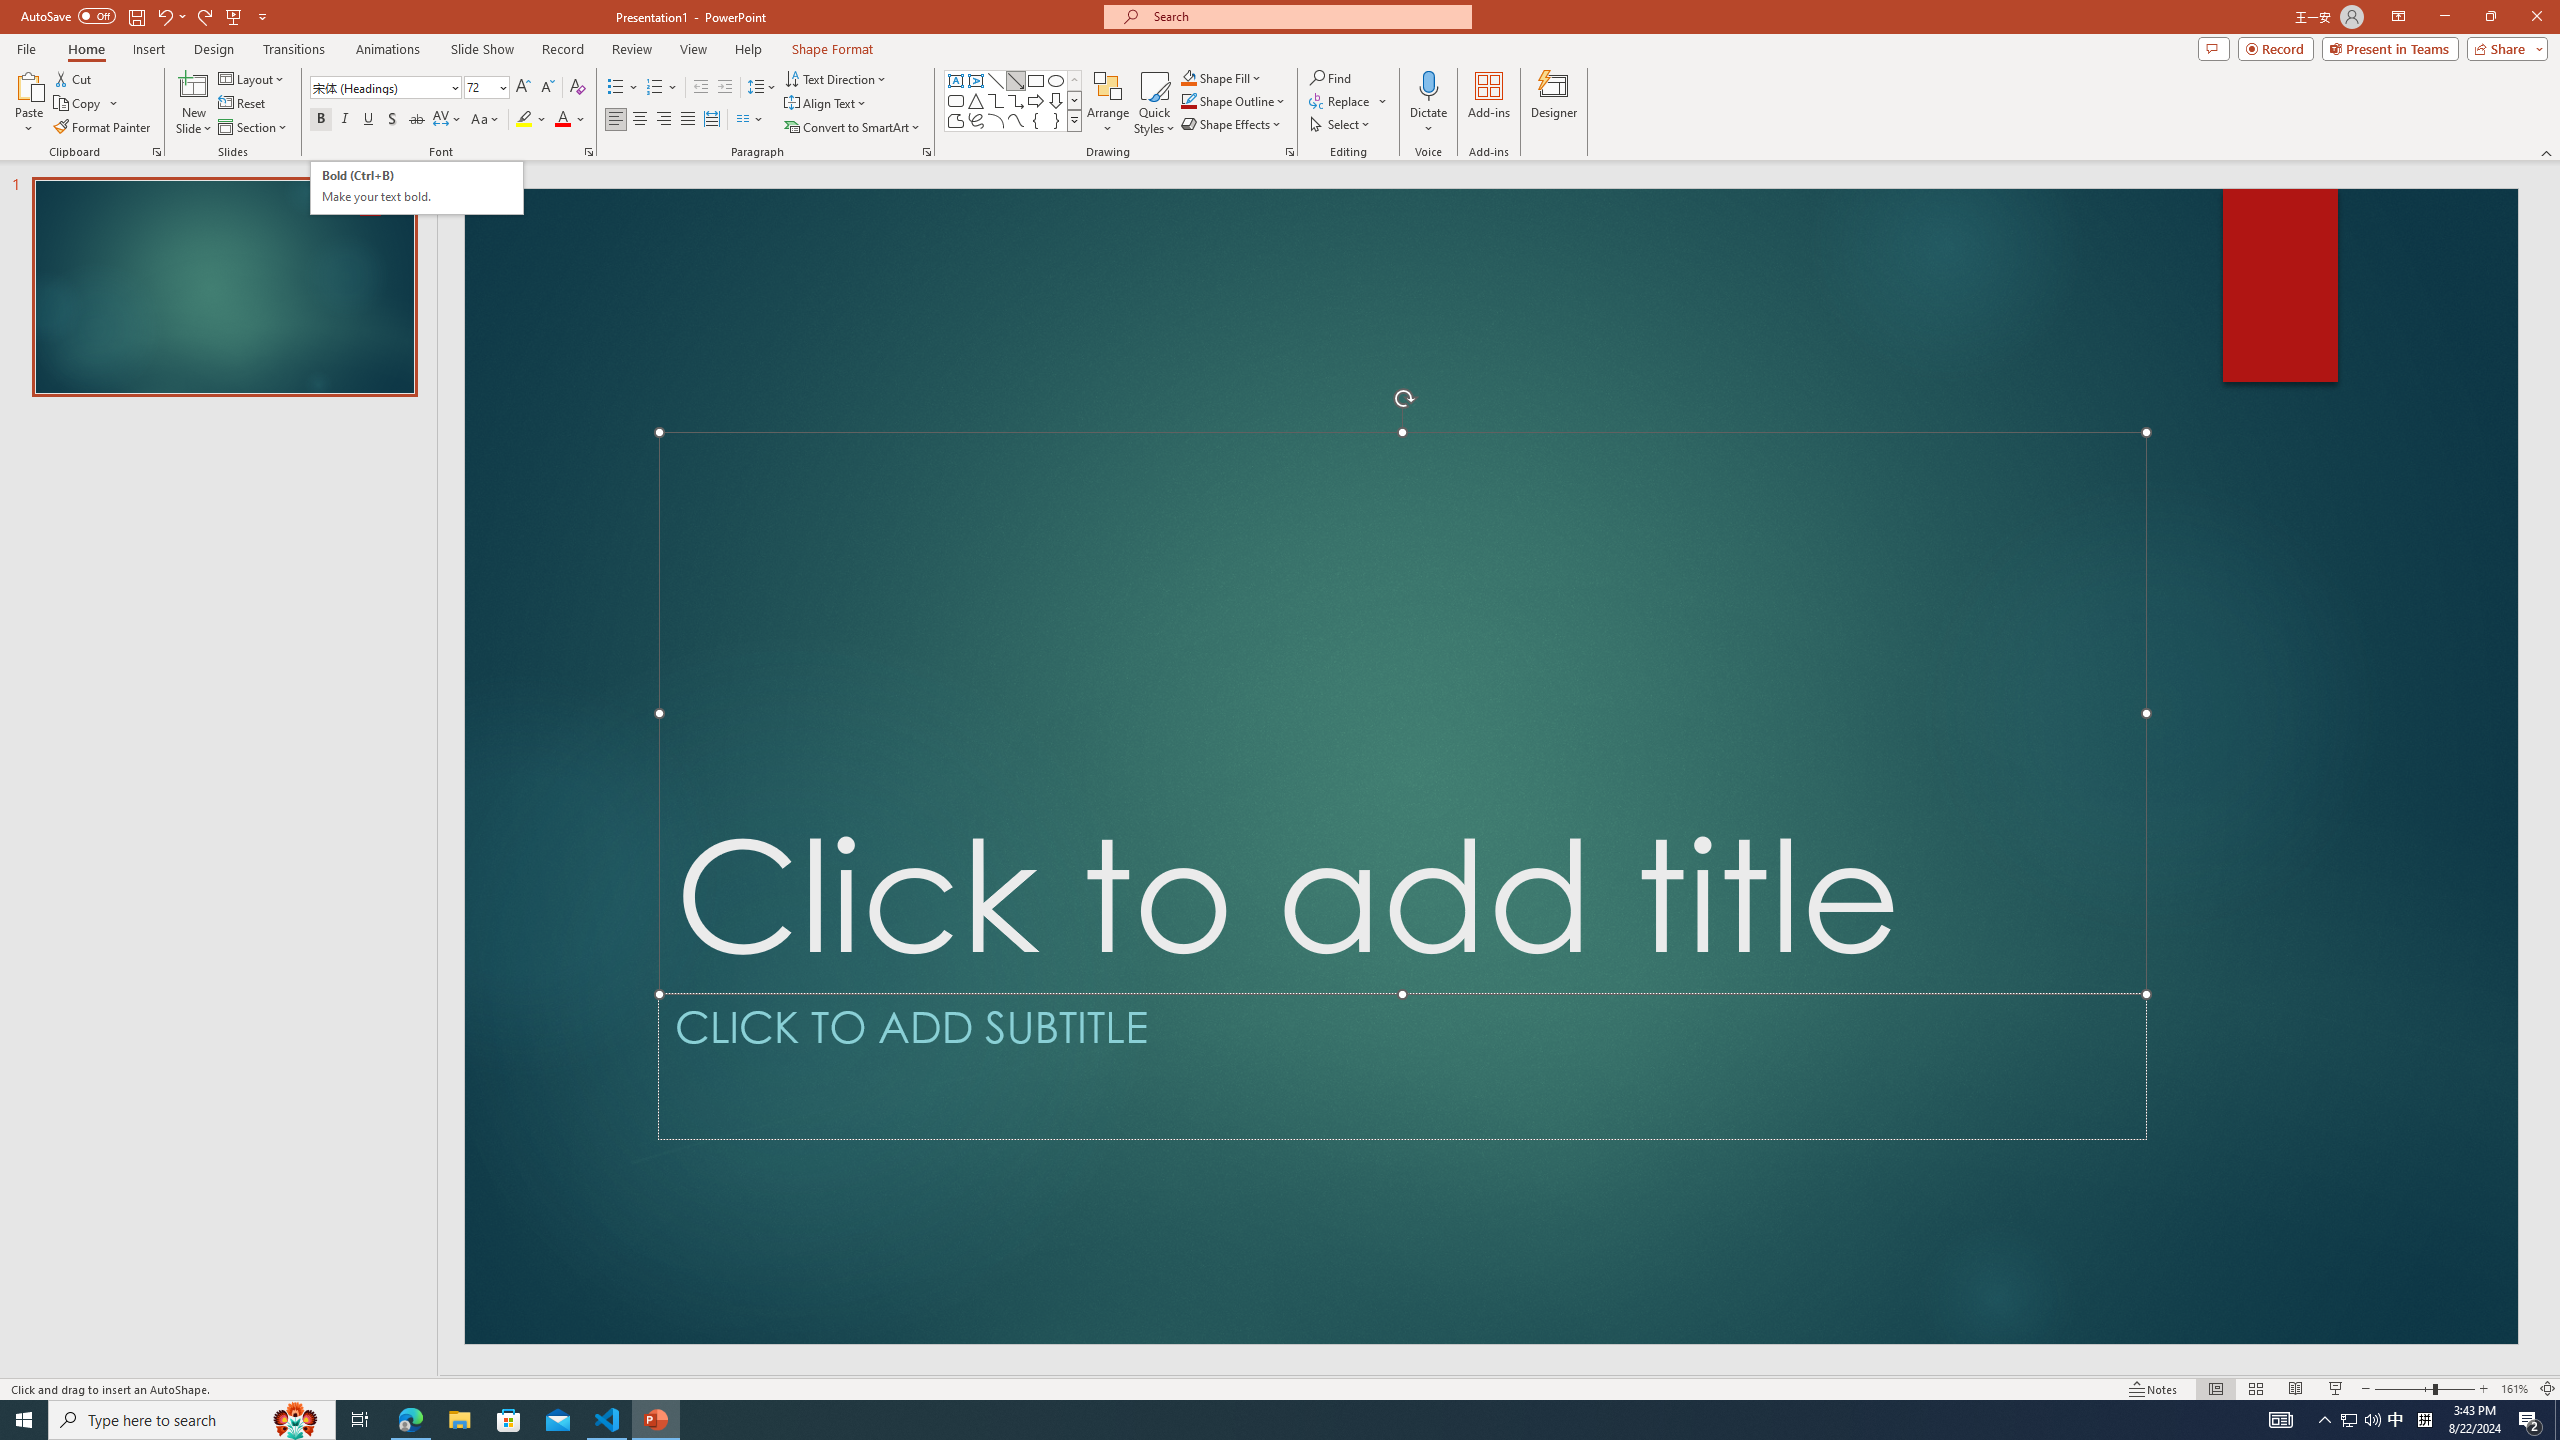 The width and height of the screenshot is (2560, 1440). Describe the element at coordinates (1553, 103) in the screenshot. I see `'Designer'` at that location.